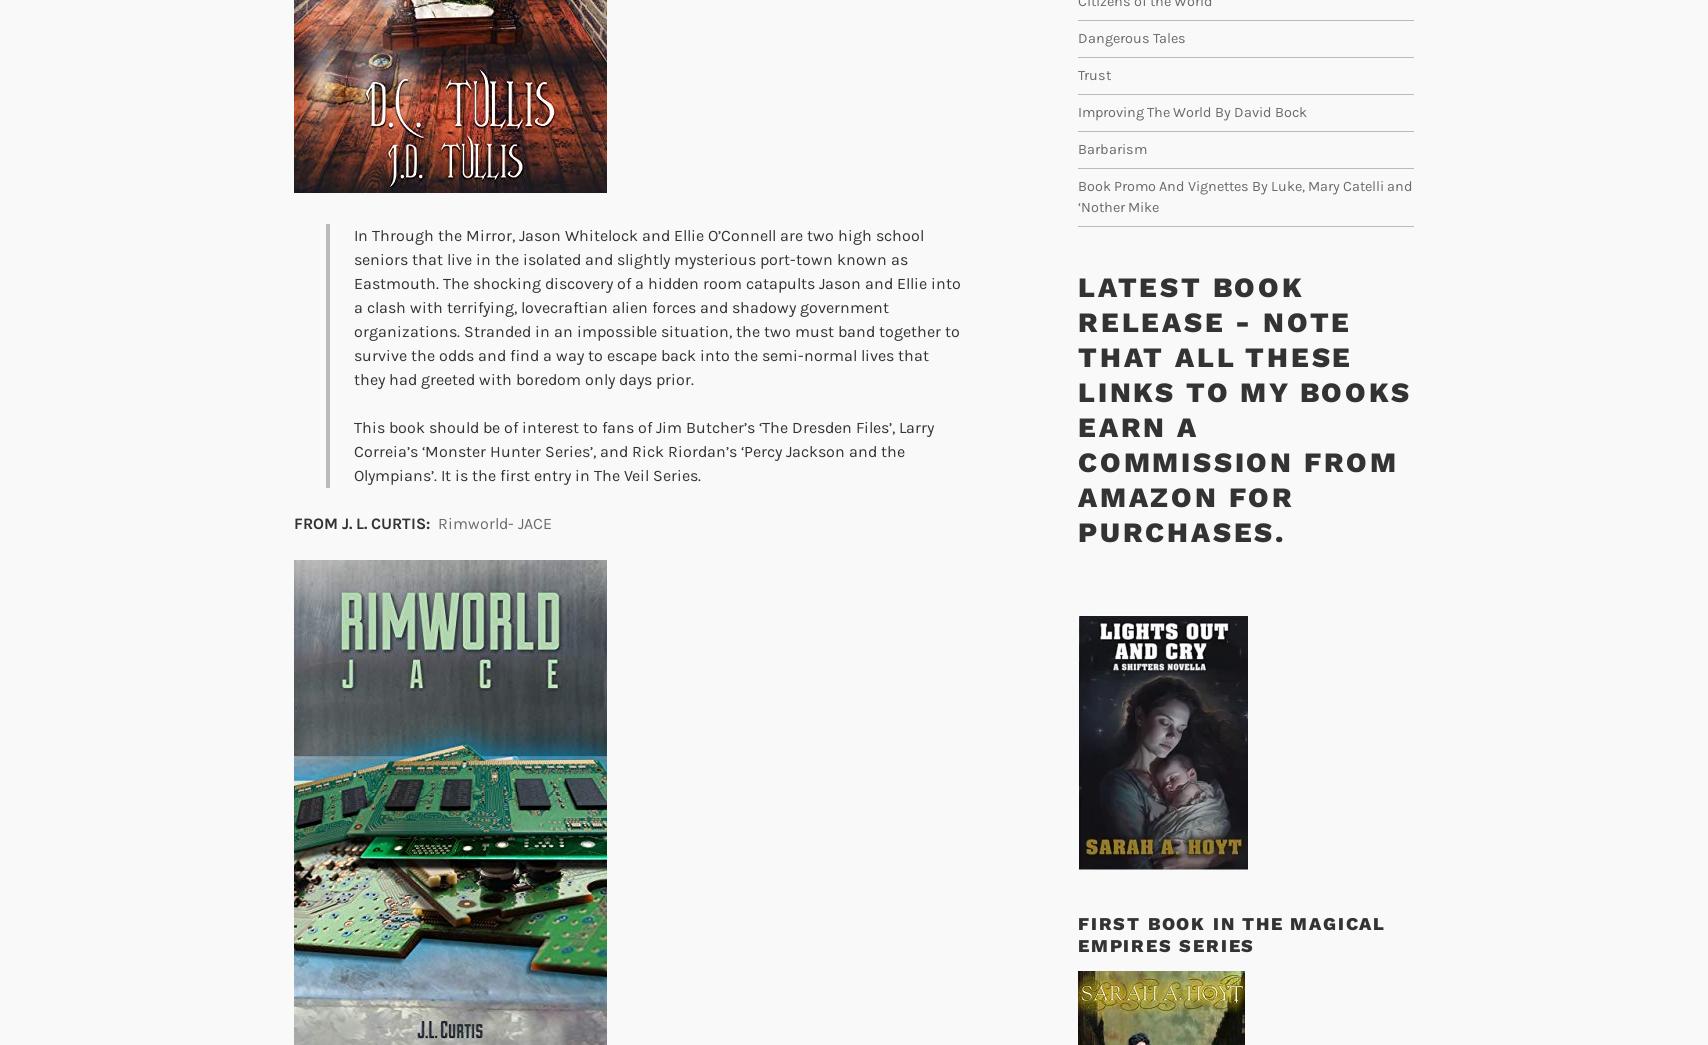 The image size is (1708, 1045). I want to click on 'Dangerous Tales', so click(1077, 36).